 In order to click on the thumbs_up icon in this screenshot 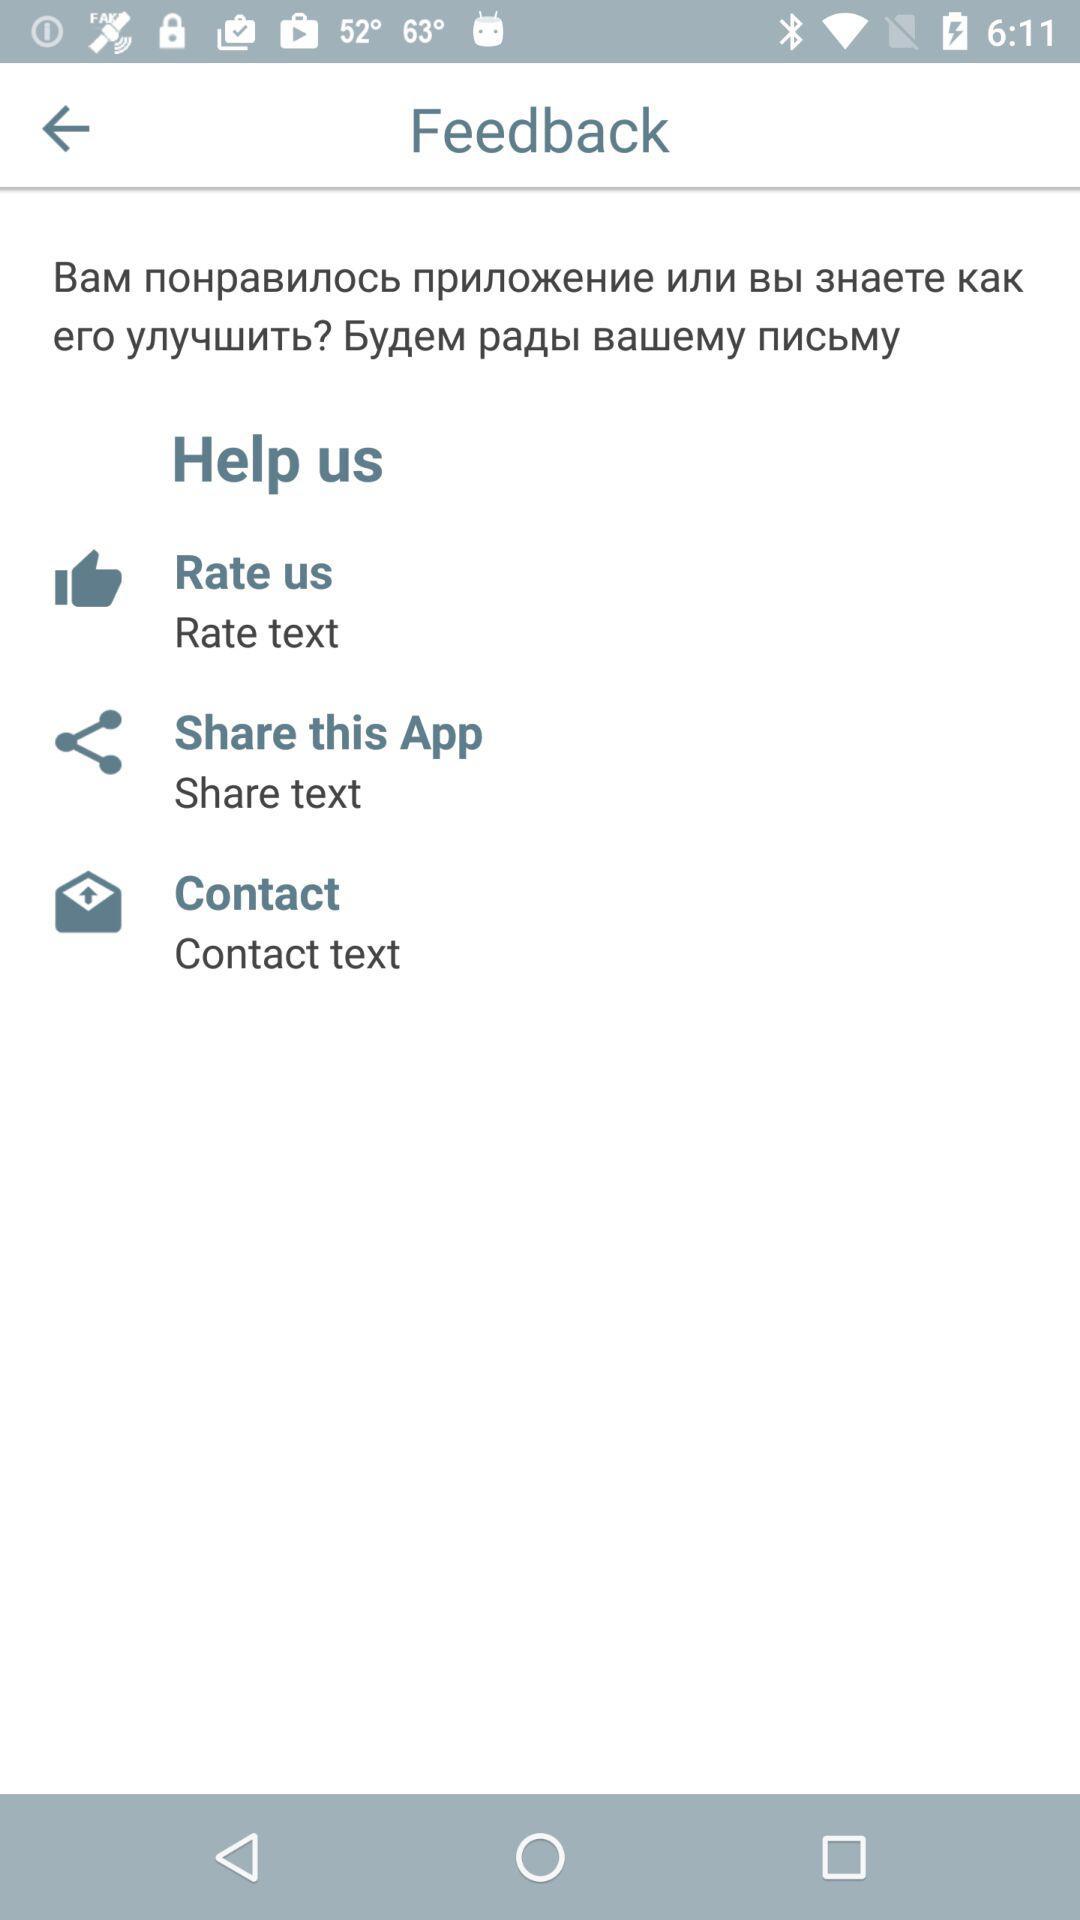, I will do `click(86, 579)`.